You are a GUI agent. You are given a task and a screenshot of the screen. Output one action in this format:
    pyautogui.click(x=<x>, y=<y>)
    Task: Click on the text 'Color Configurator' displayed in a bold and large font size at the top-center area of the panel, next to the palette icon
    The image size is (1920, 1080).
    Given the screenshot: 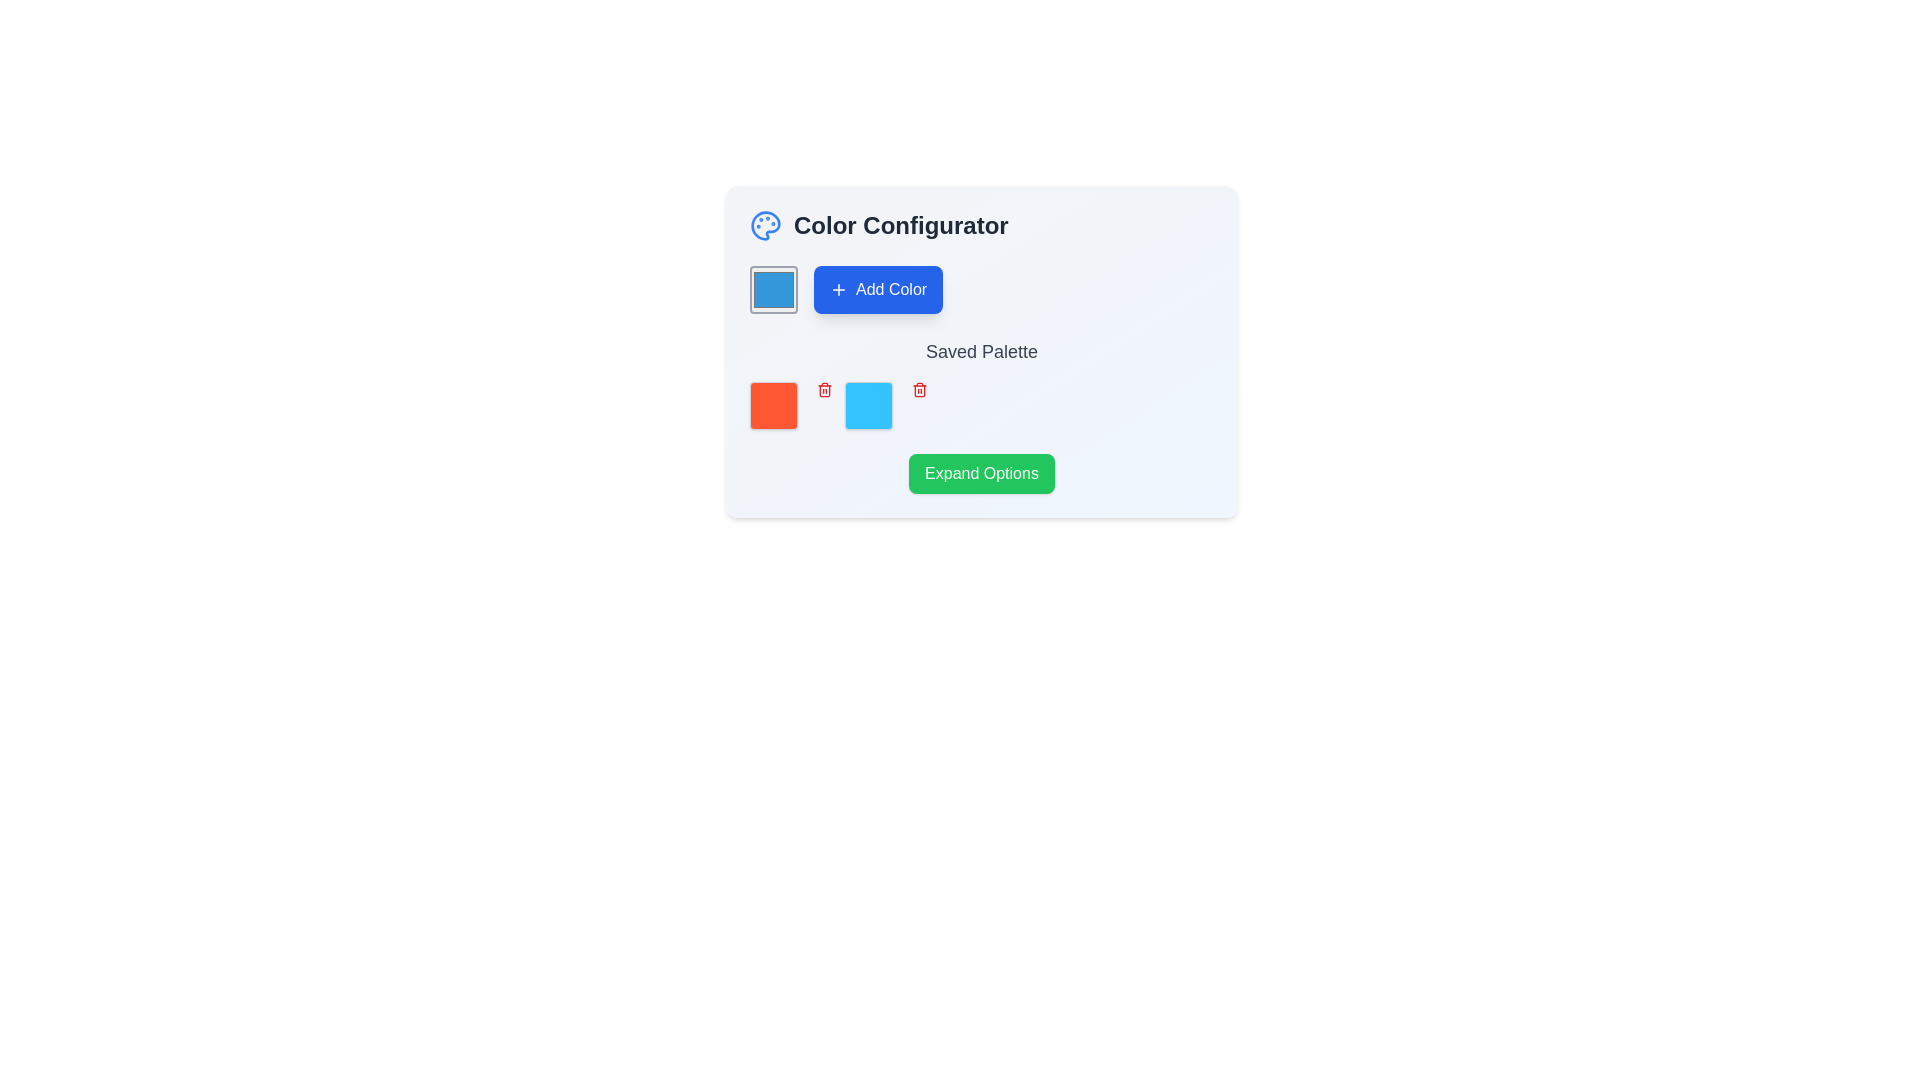 What is the action you would take?
    pyautogui.click(x=982, y=225)
    